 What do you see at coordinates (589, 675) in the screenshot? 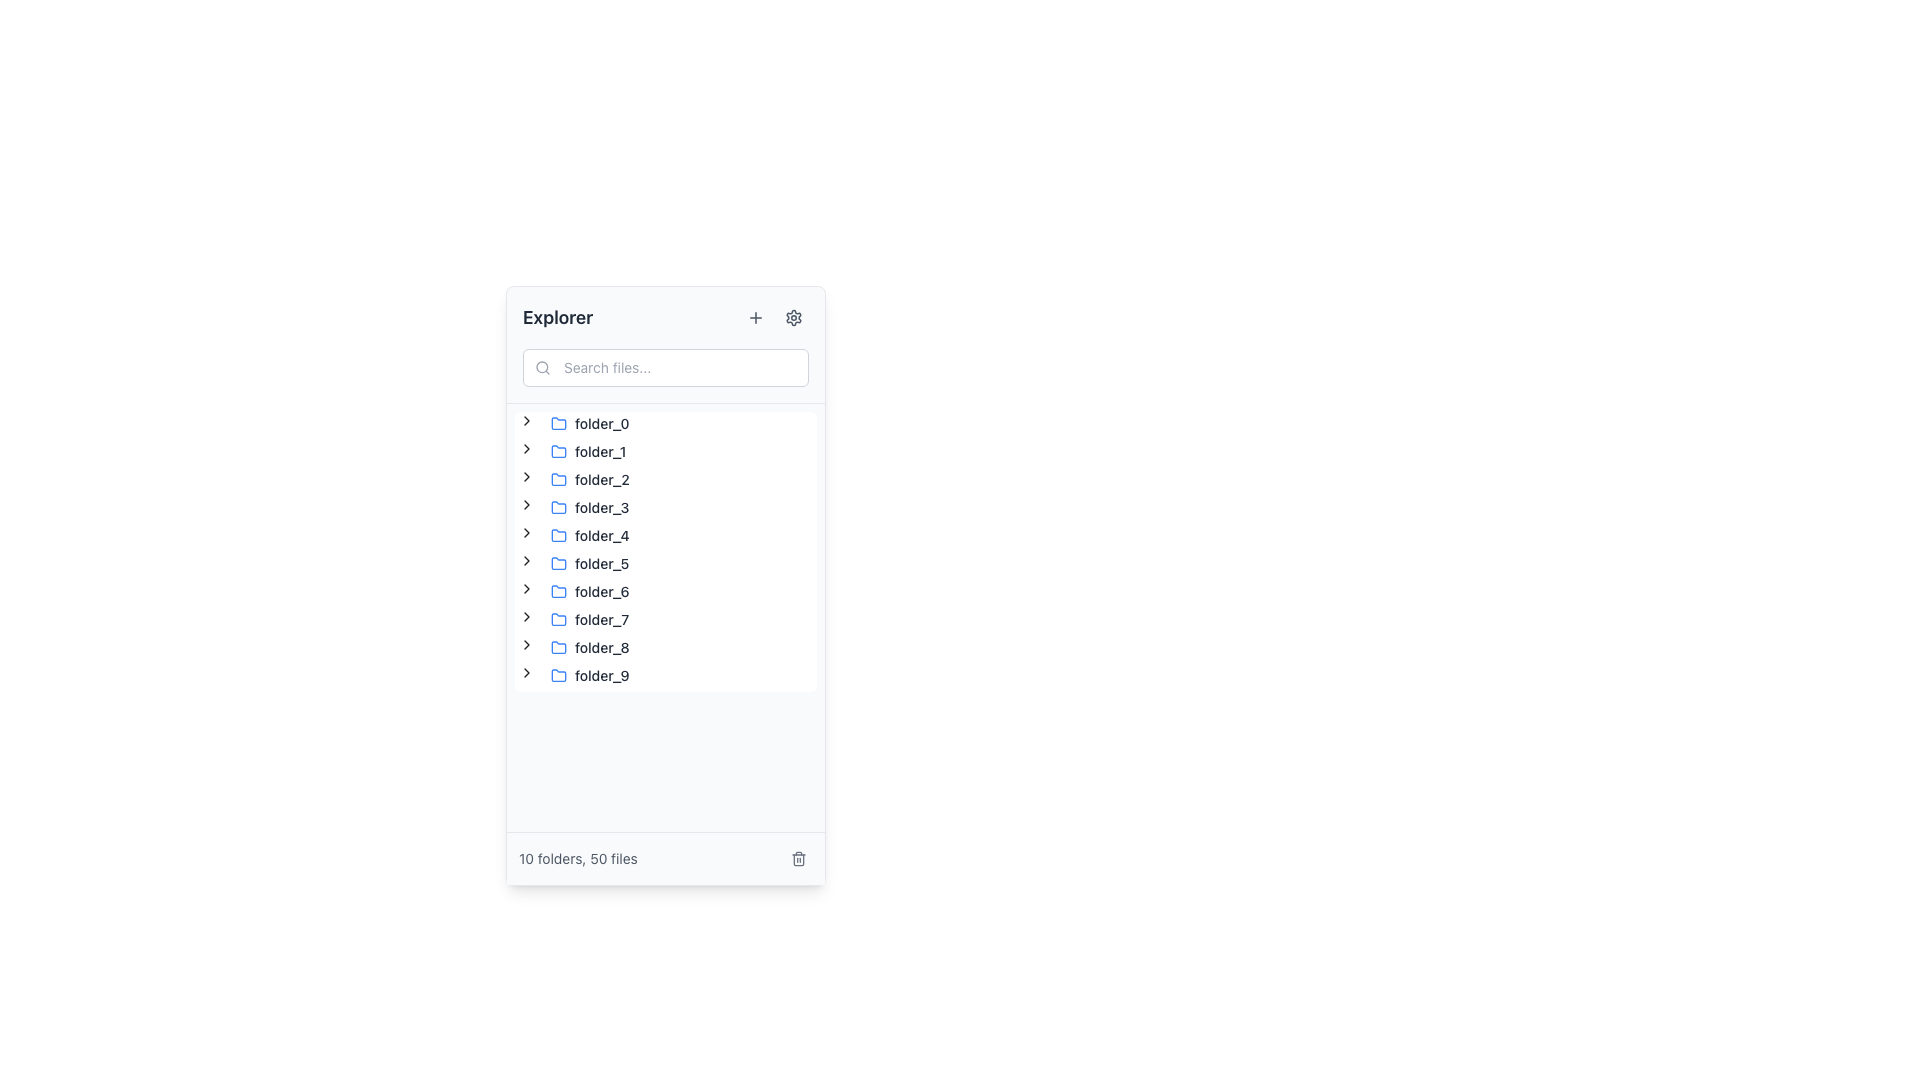
I see `the Tree item representing 'folder_9'` at bounding box center [589, 675].